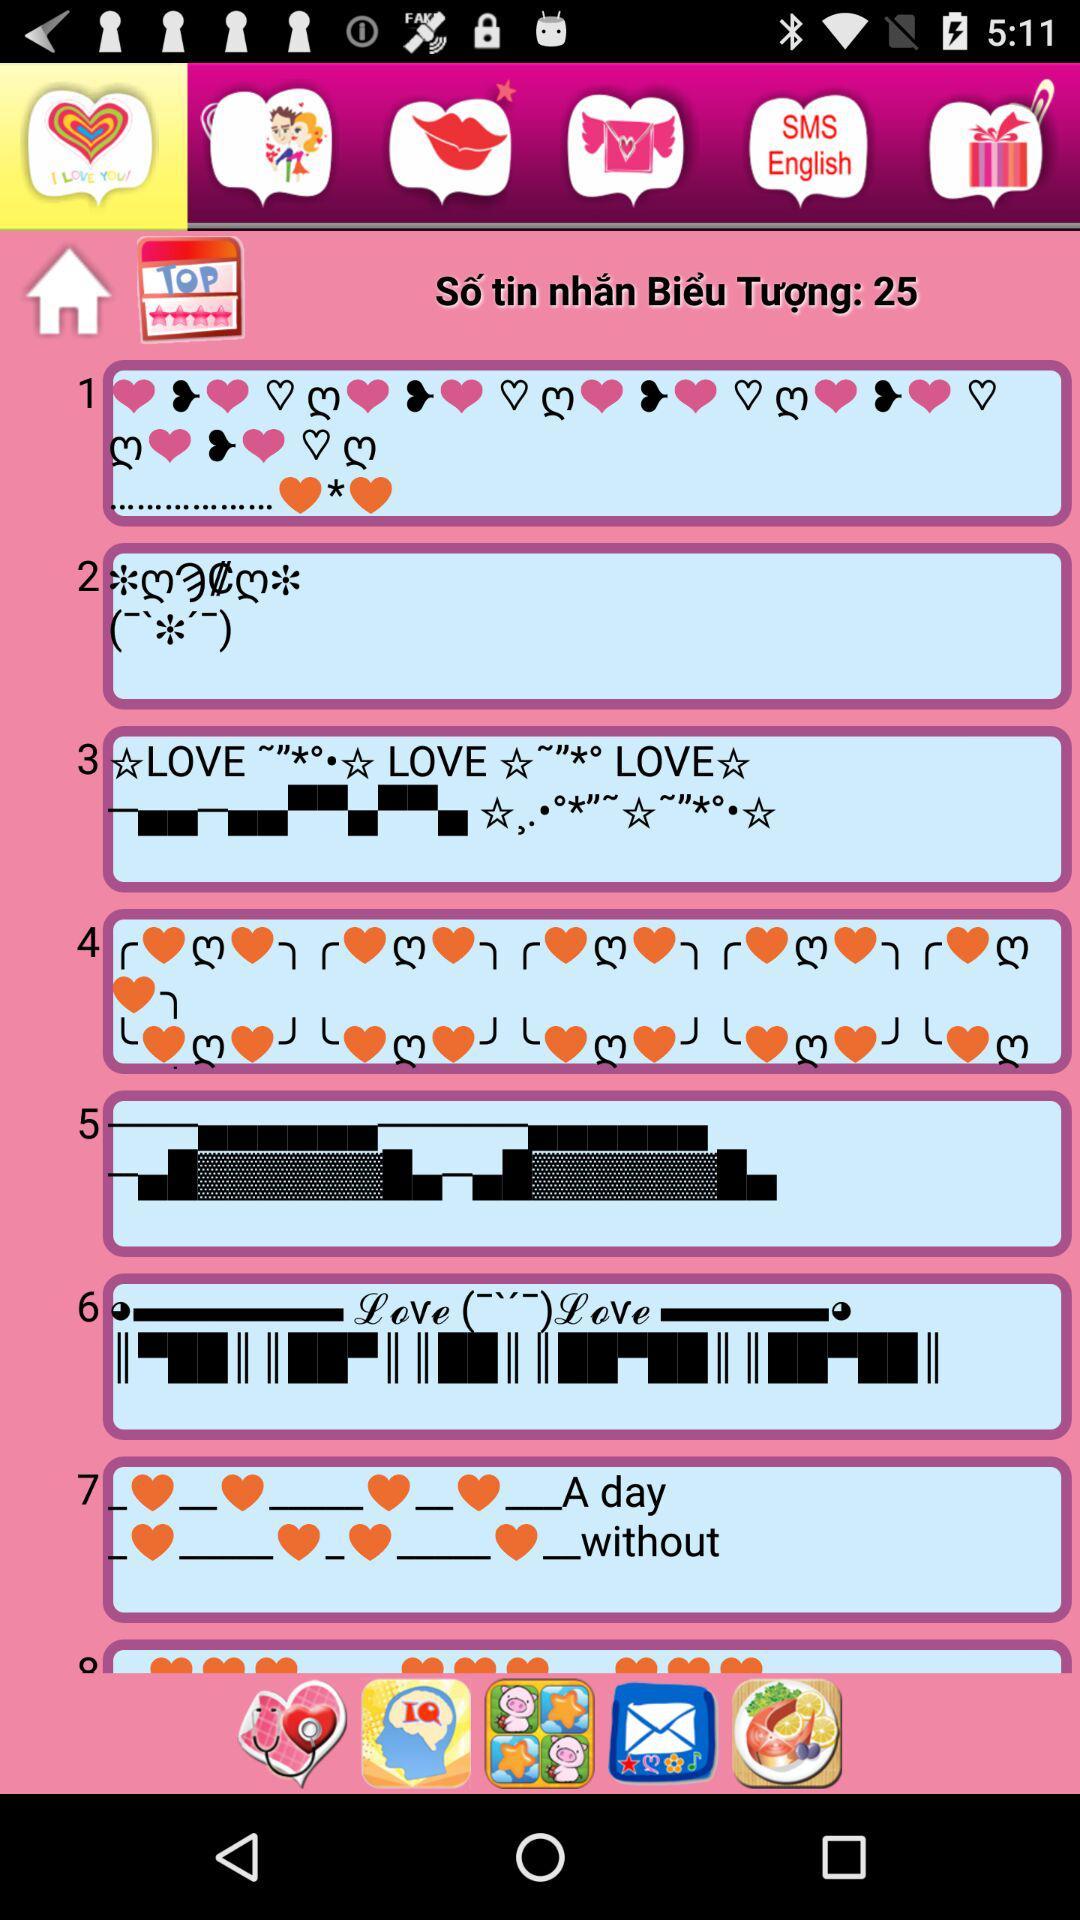 This screenshot has width=1080, height=1920. What do you see at coordinates (586, 1538) in the screenshot?
I see `the icon next to 7` at bounding box center [586, 1538].